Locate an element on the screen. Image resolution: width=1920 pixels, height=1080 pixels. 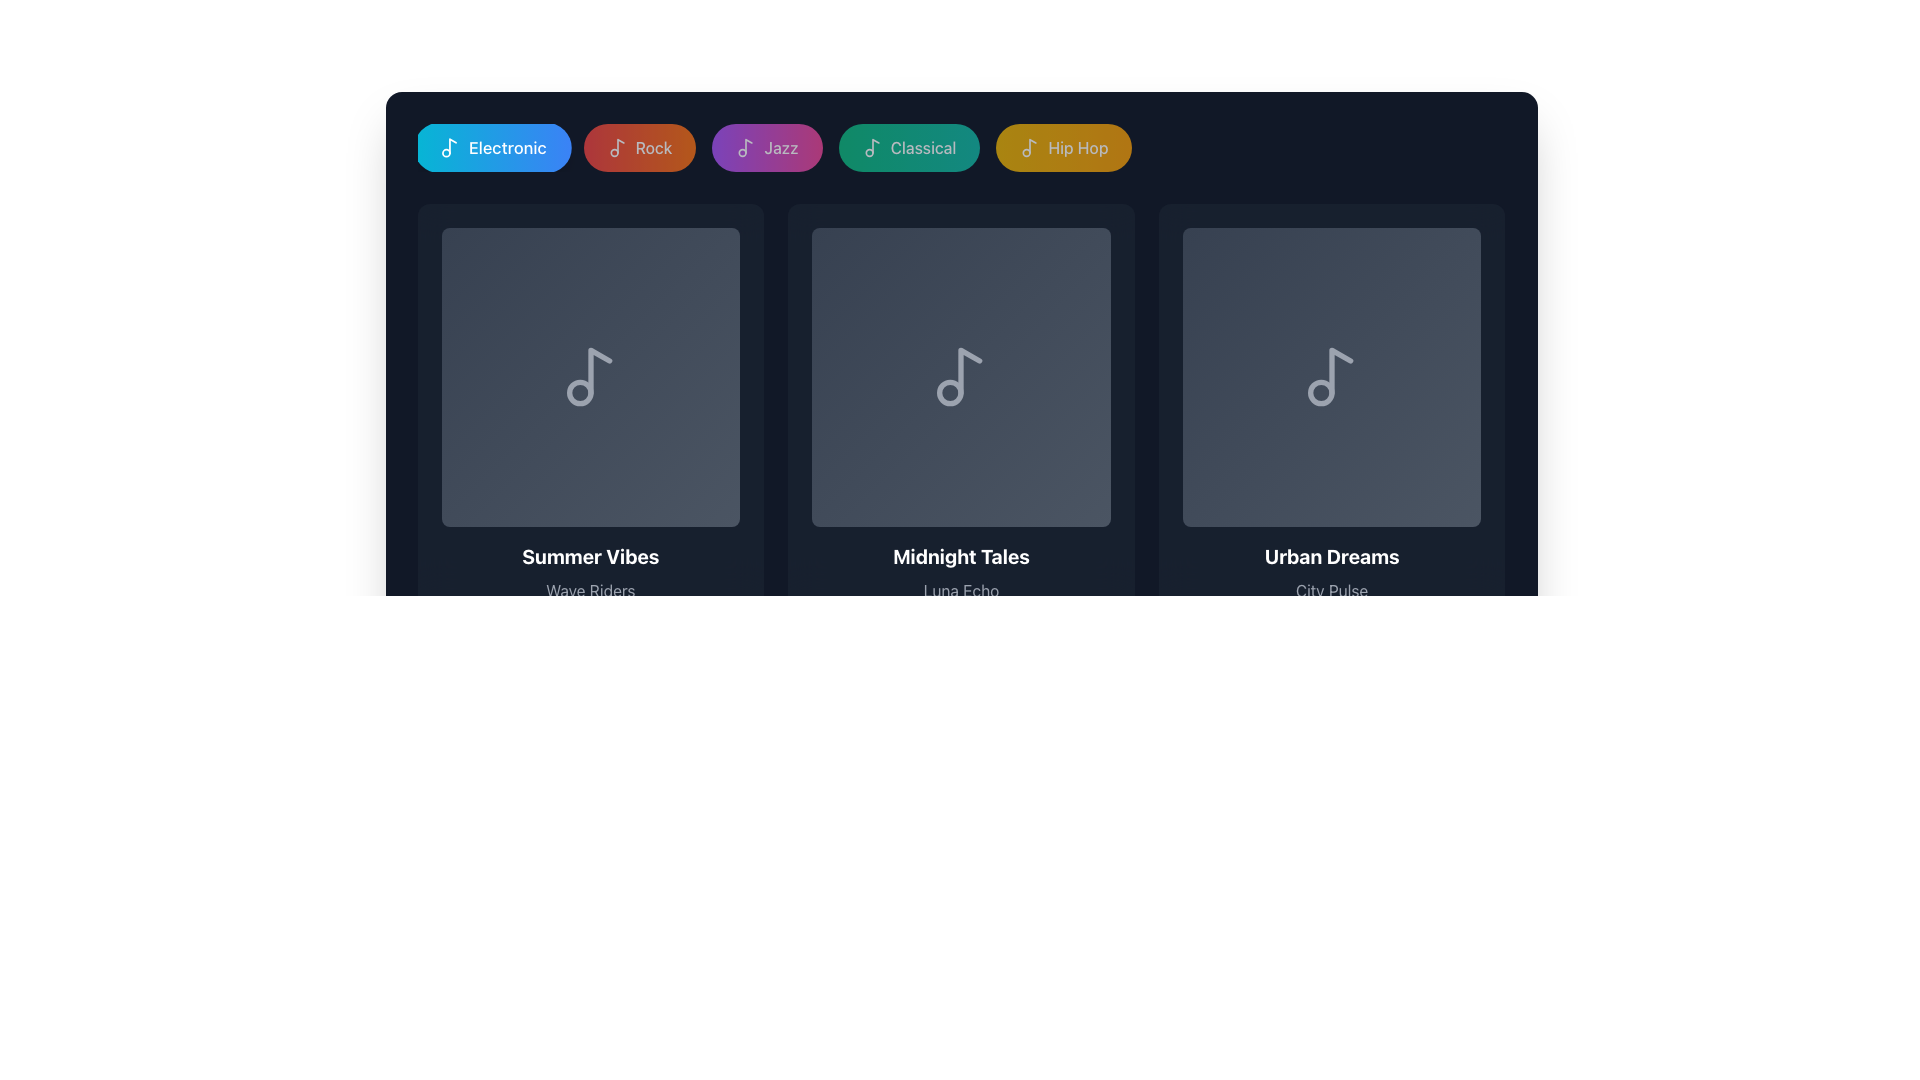
the decorative icon representing the 'Electronic' music category, located at the left of the label displaying 'Electronic' is located at coordinates (448, 146).